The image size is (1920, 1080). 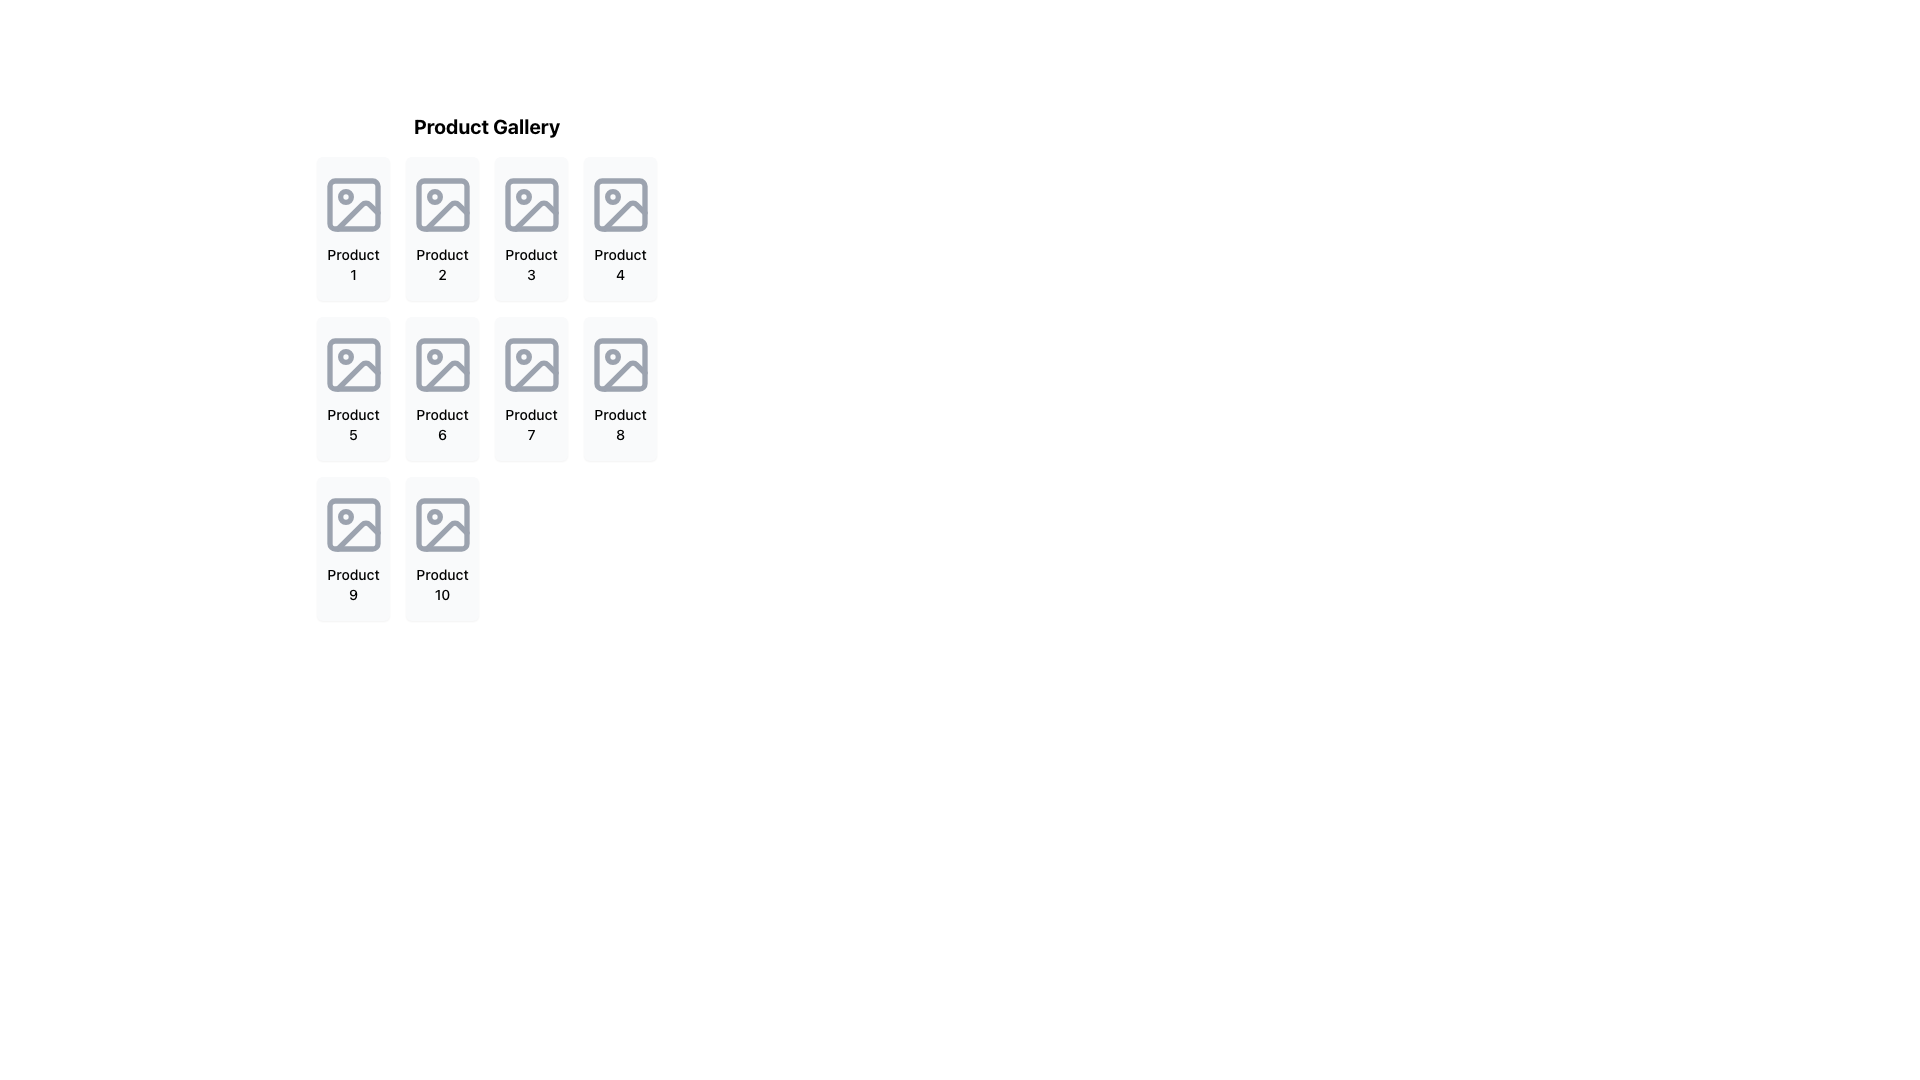 I want to click on the card representing 'Product 10' located at the bottom-right corner of the product gallery, so click(x=441, y=548).